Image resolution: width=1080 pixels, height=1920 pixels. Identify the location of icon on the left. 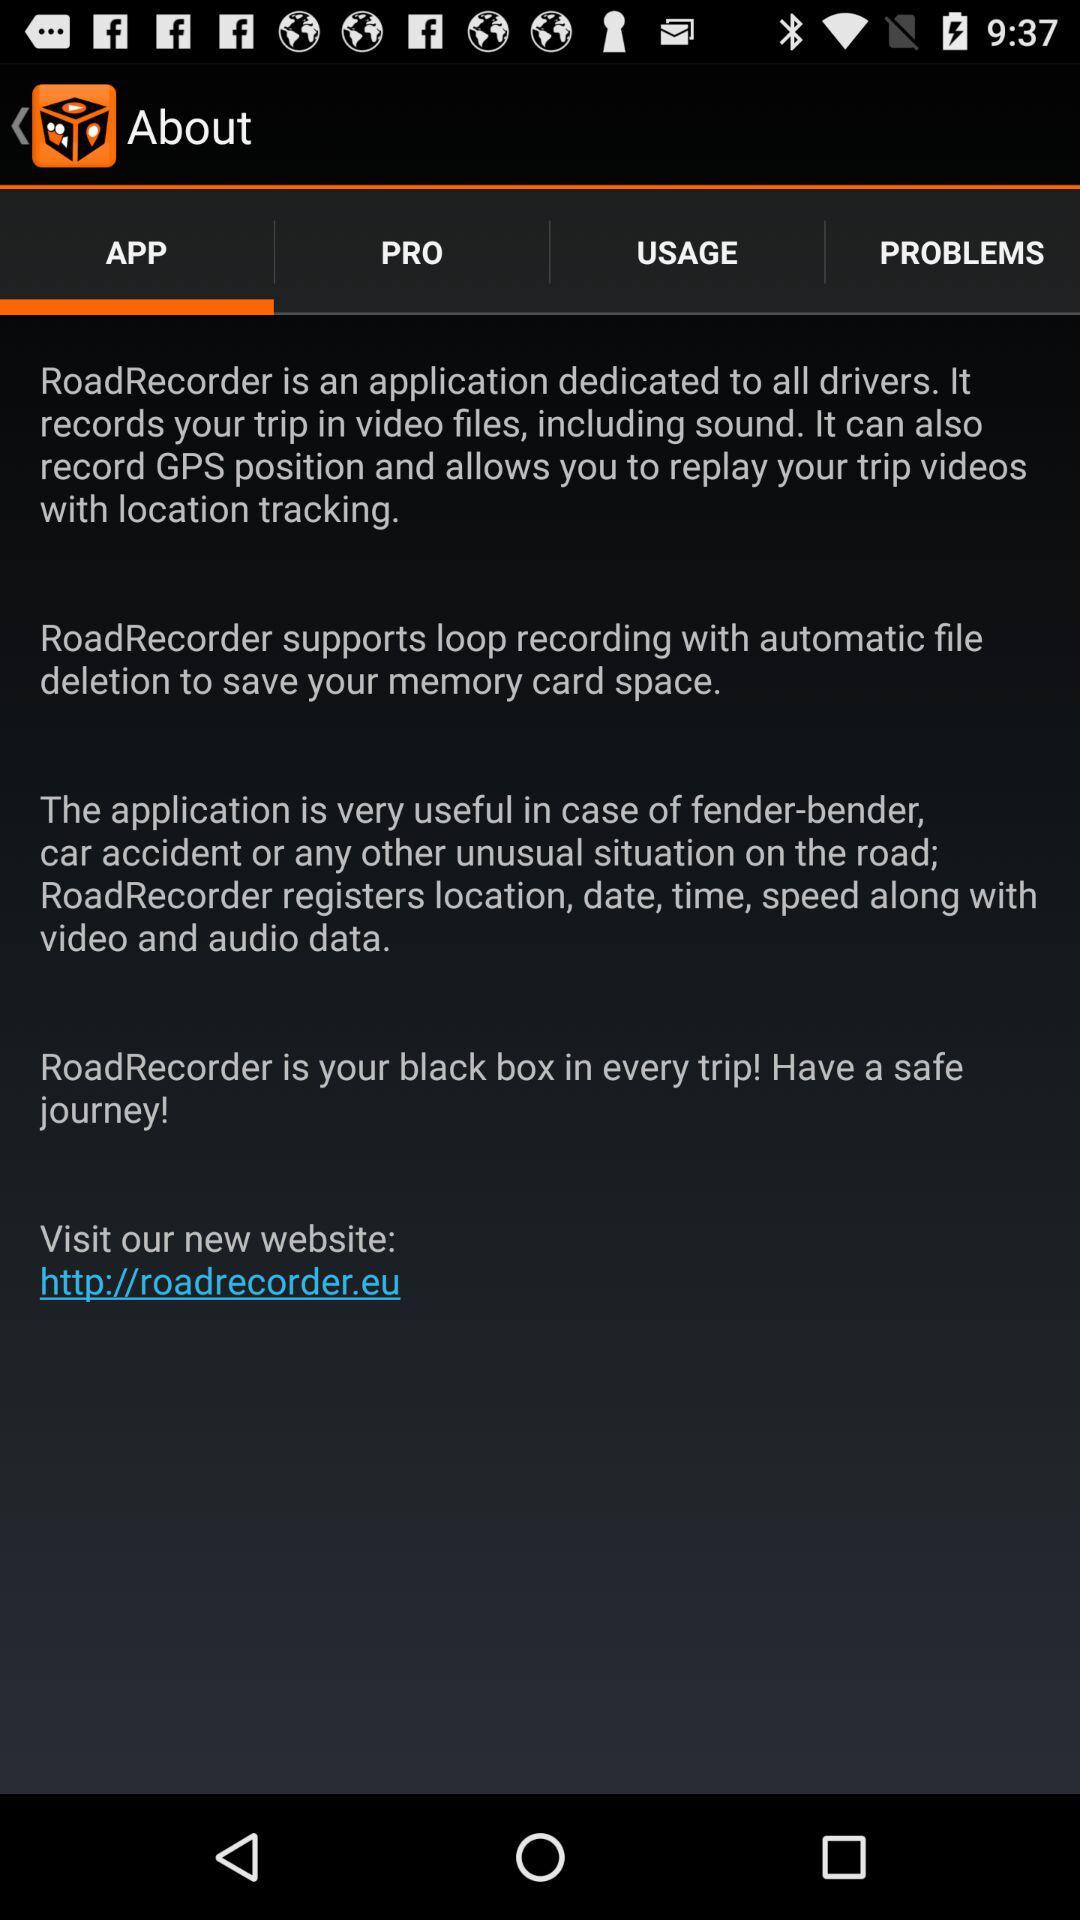
(226, 1257).